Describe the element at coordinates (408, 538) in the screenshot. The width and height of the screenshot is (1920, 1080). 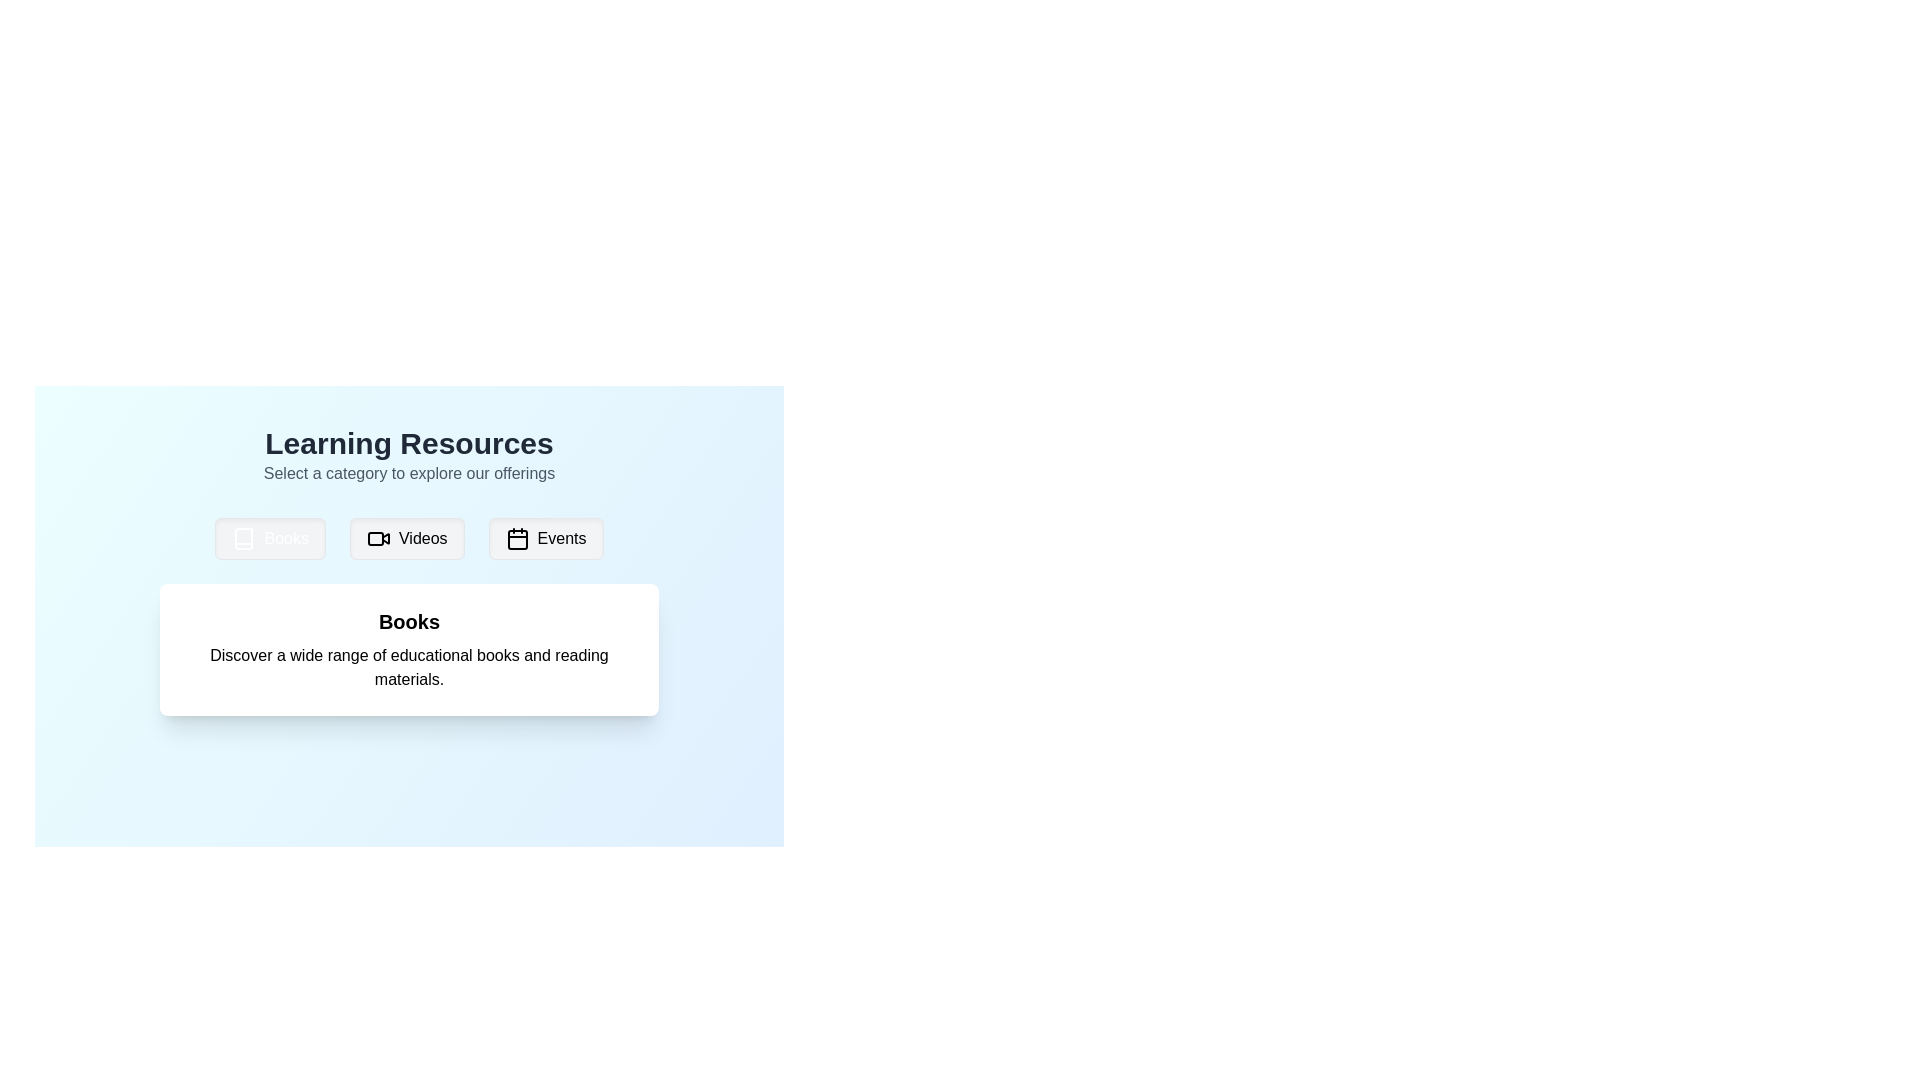
I see `the 'Videos' button in the horizontal menu bar located below the 'Learning Resources' title` at that location.